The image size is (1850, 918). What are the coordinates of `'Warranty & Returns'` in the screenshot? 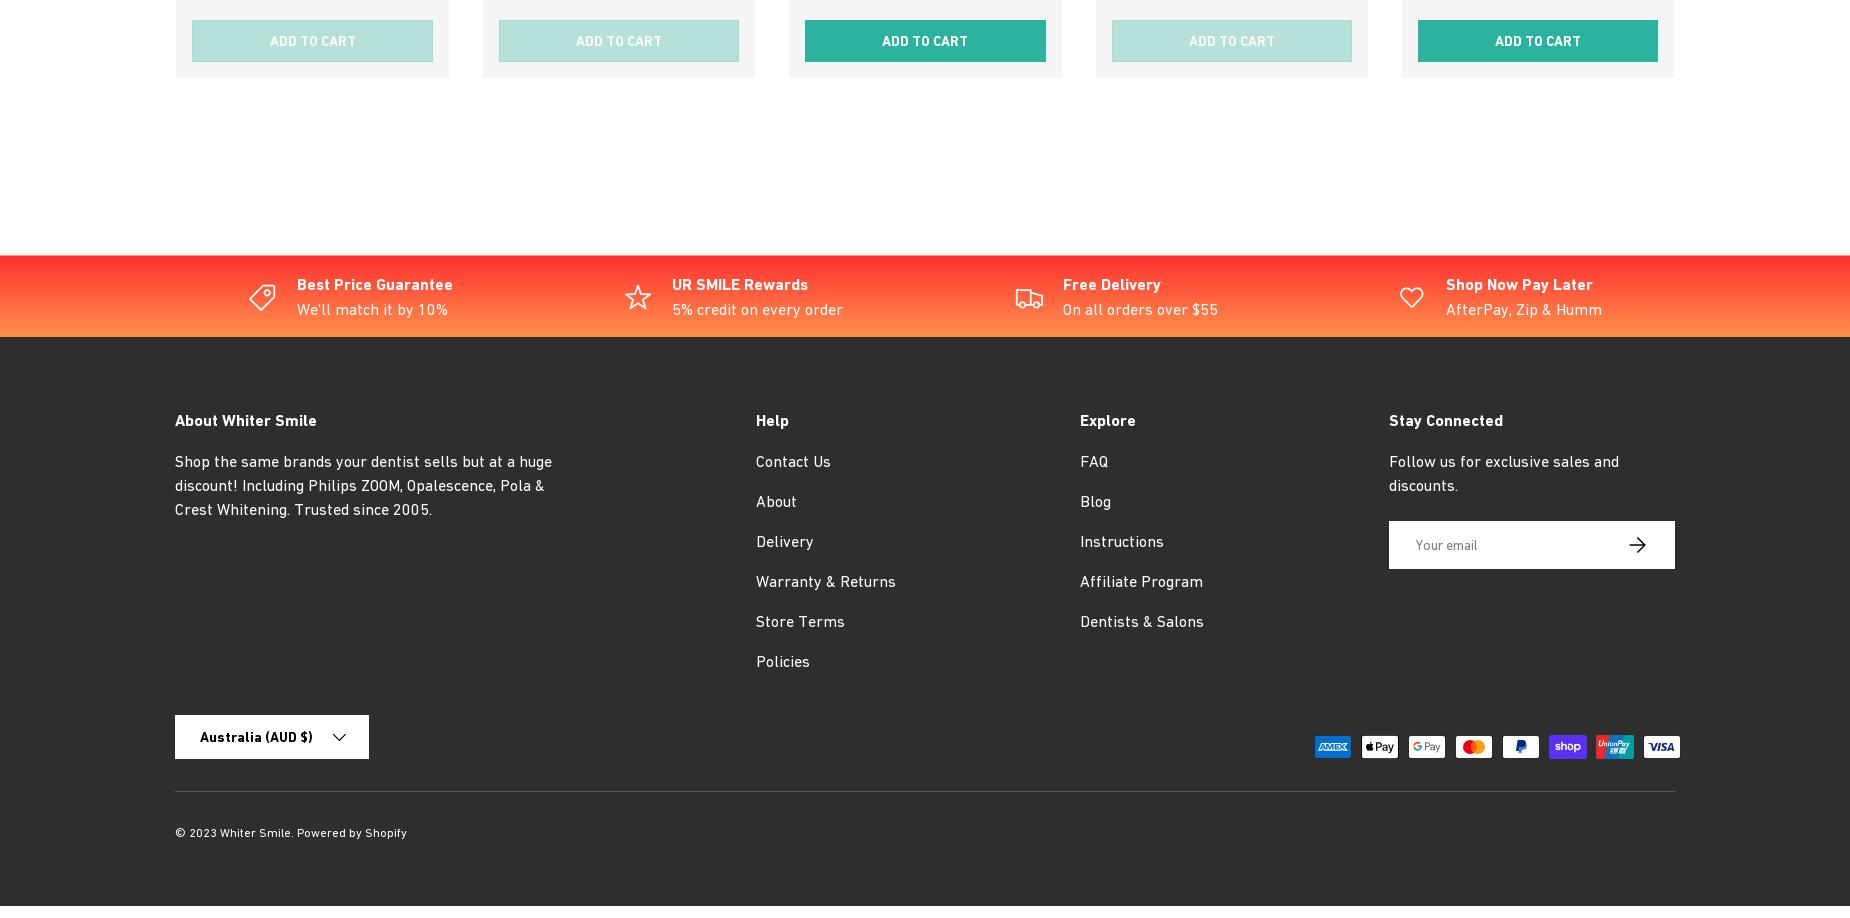 It's located at (754, 580).